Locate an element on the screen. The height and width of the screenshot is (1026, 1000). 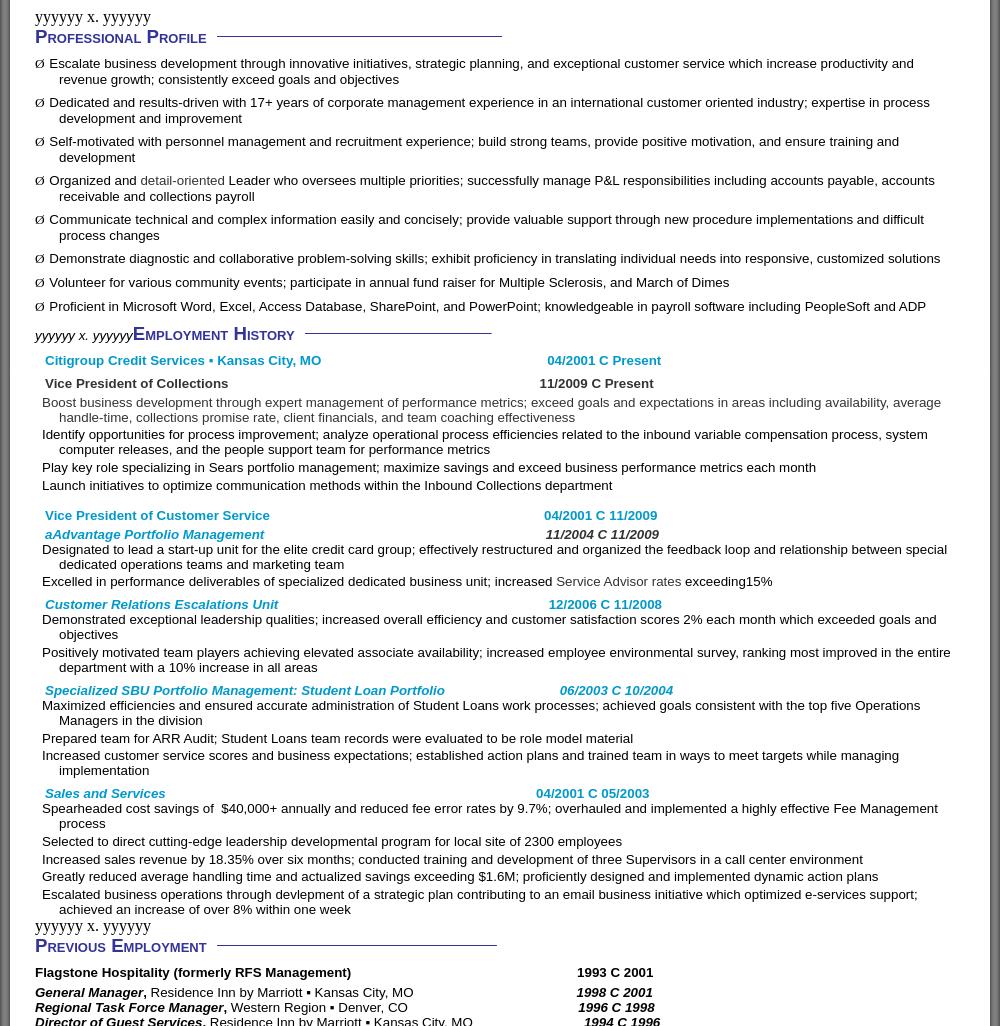
'Sales
and Services' is located at coordinates (290, 792).